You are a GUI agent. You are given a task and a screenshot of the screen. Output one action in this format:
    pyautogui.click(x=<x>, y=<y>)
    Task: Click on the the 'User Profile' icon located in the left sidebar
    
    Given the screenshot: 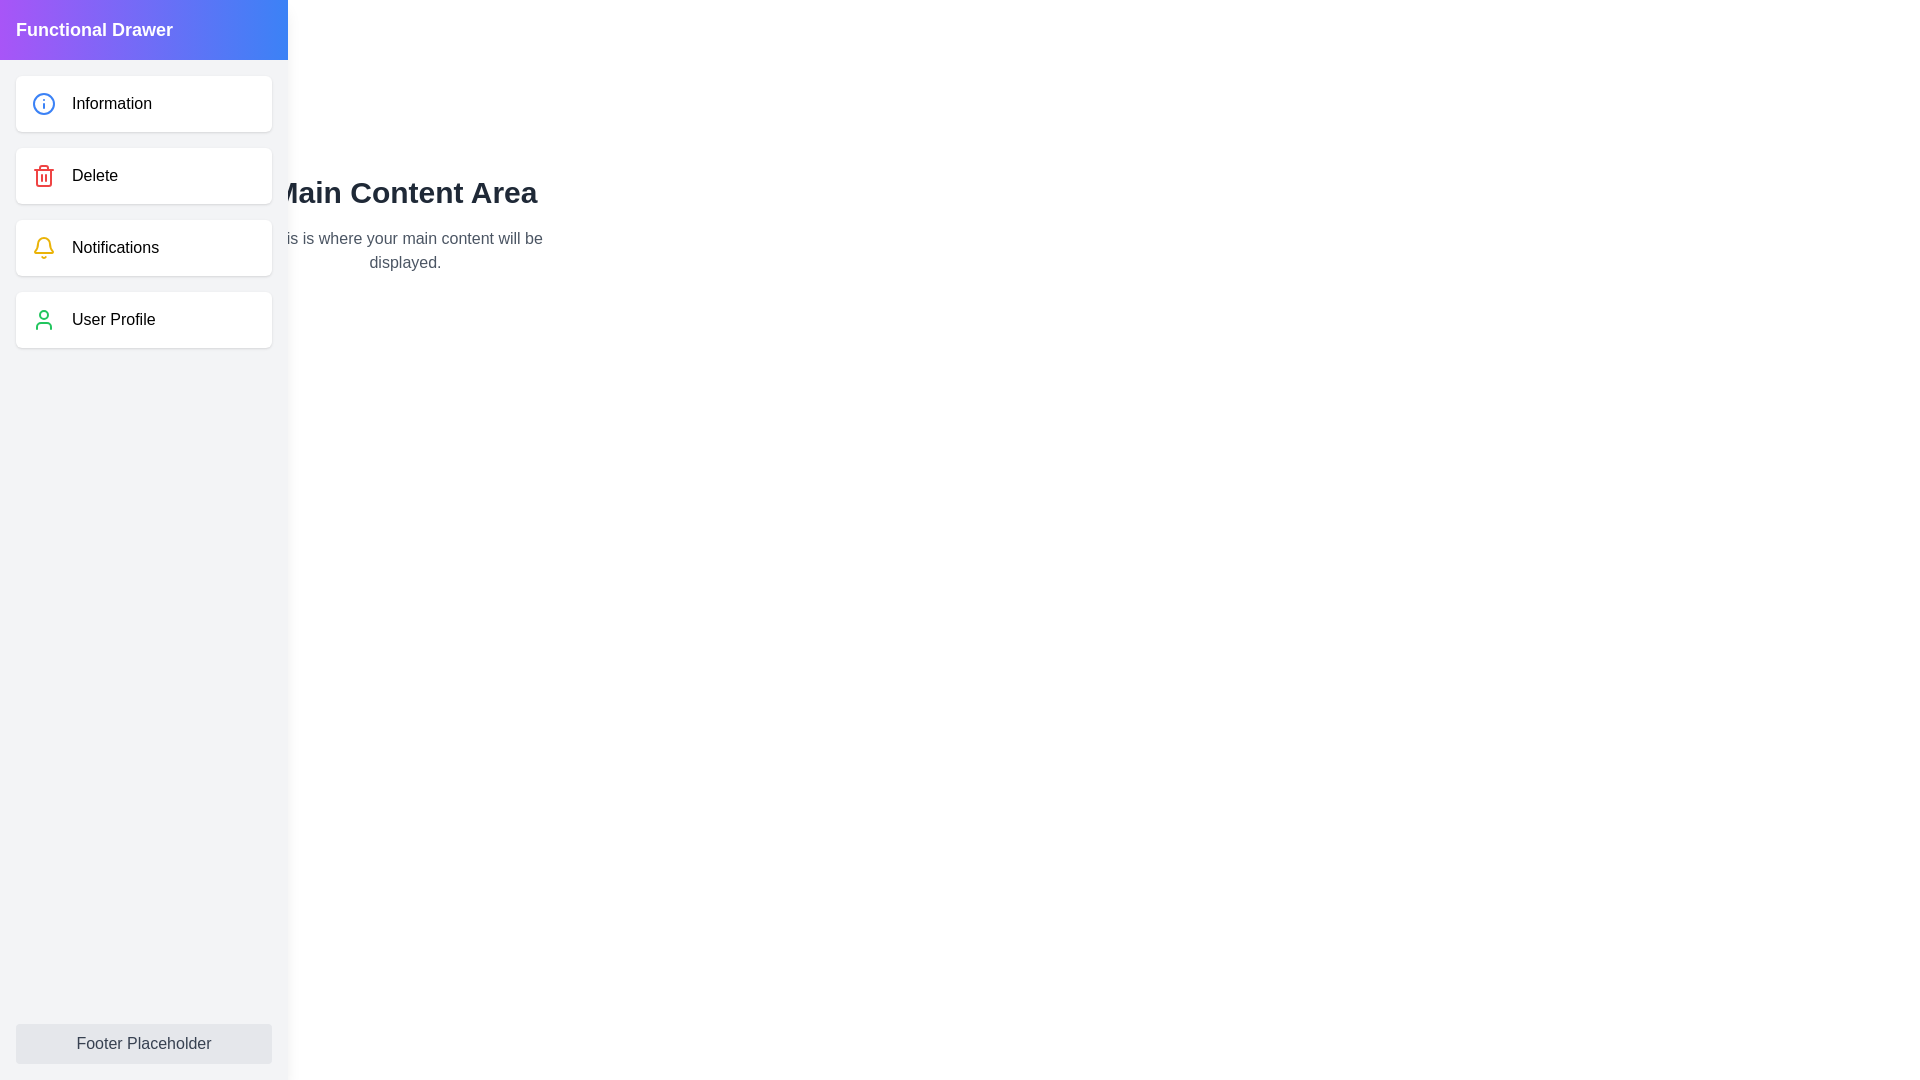 What is the action you would take?
    pyautogui.click(x=43, y=319)
    